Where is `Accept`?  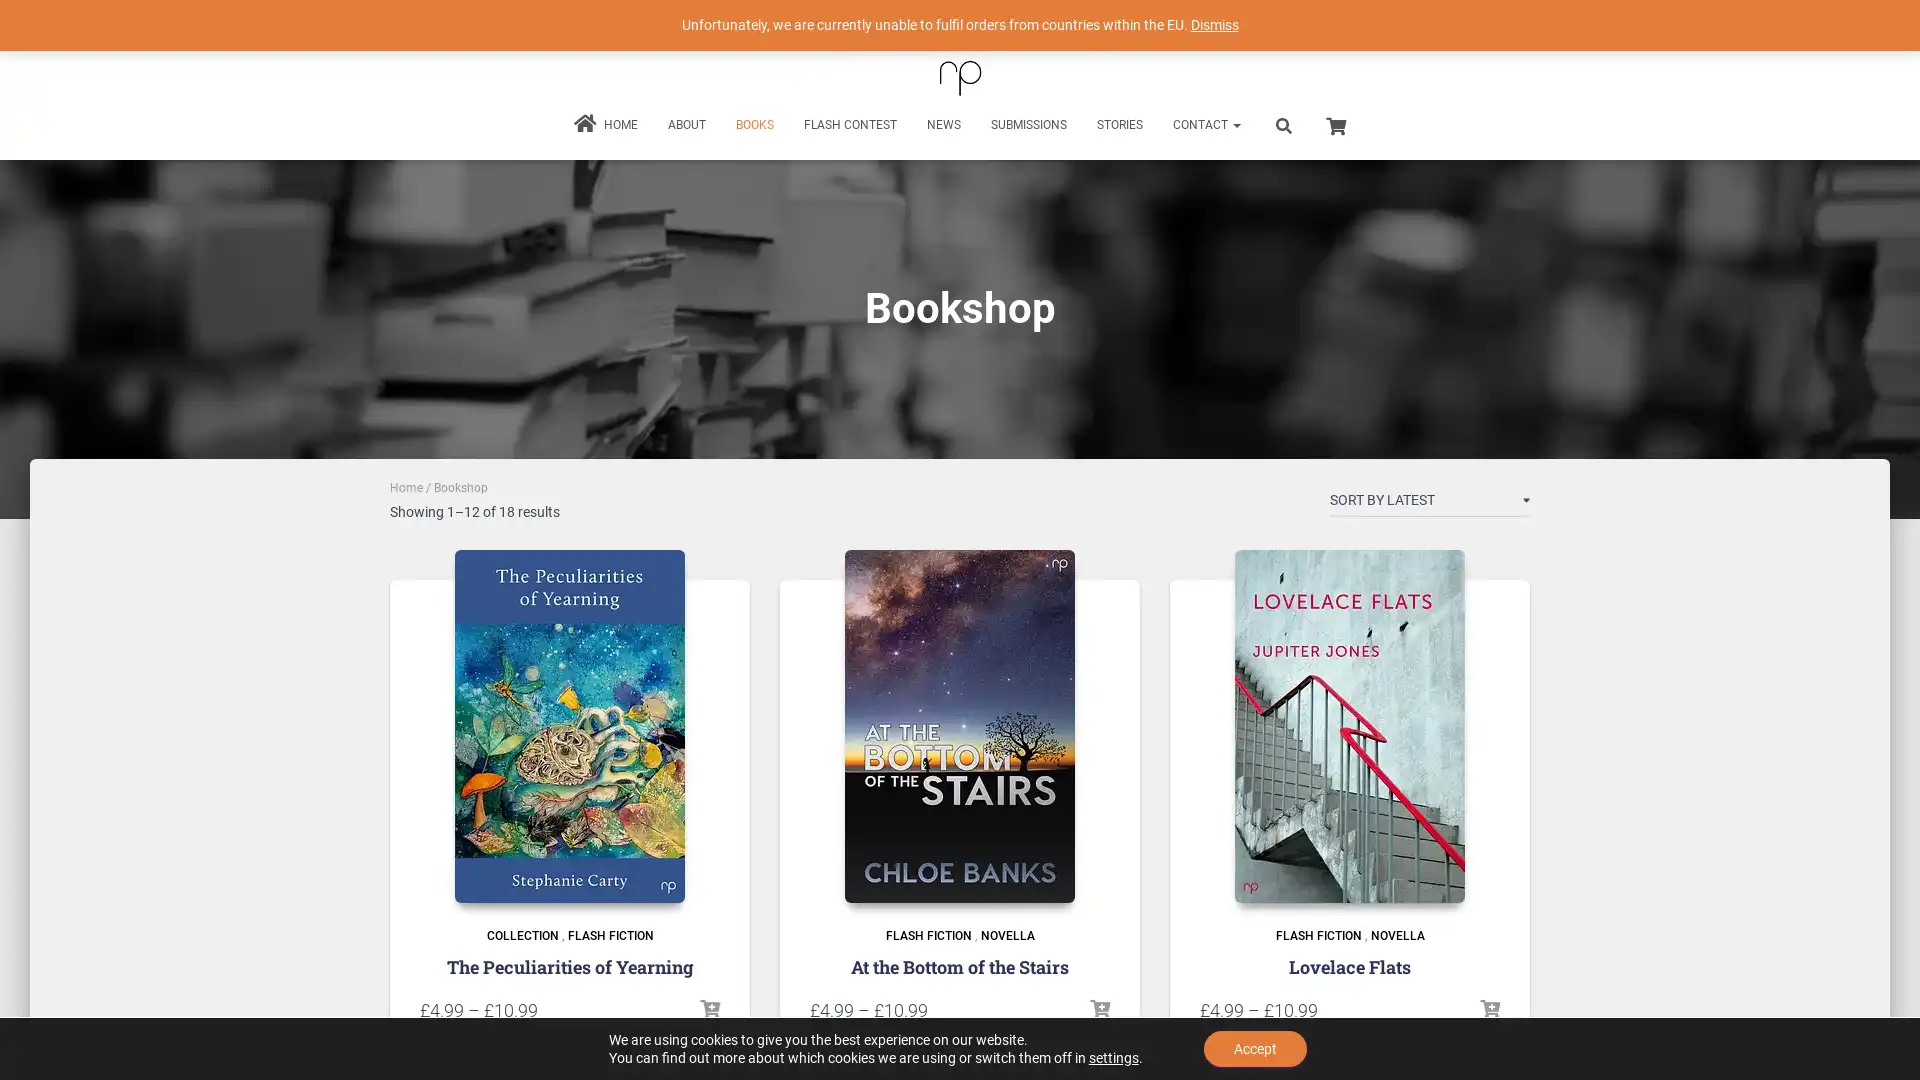 Accept is located at coordinates (1254, 1048).